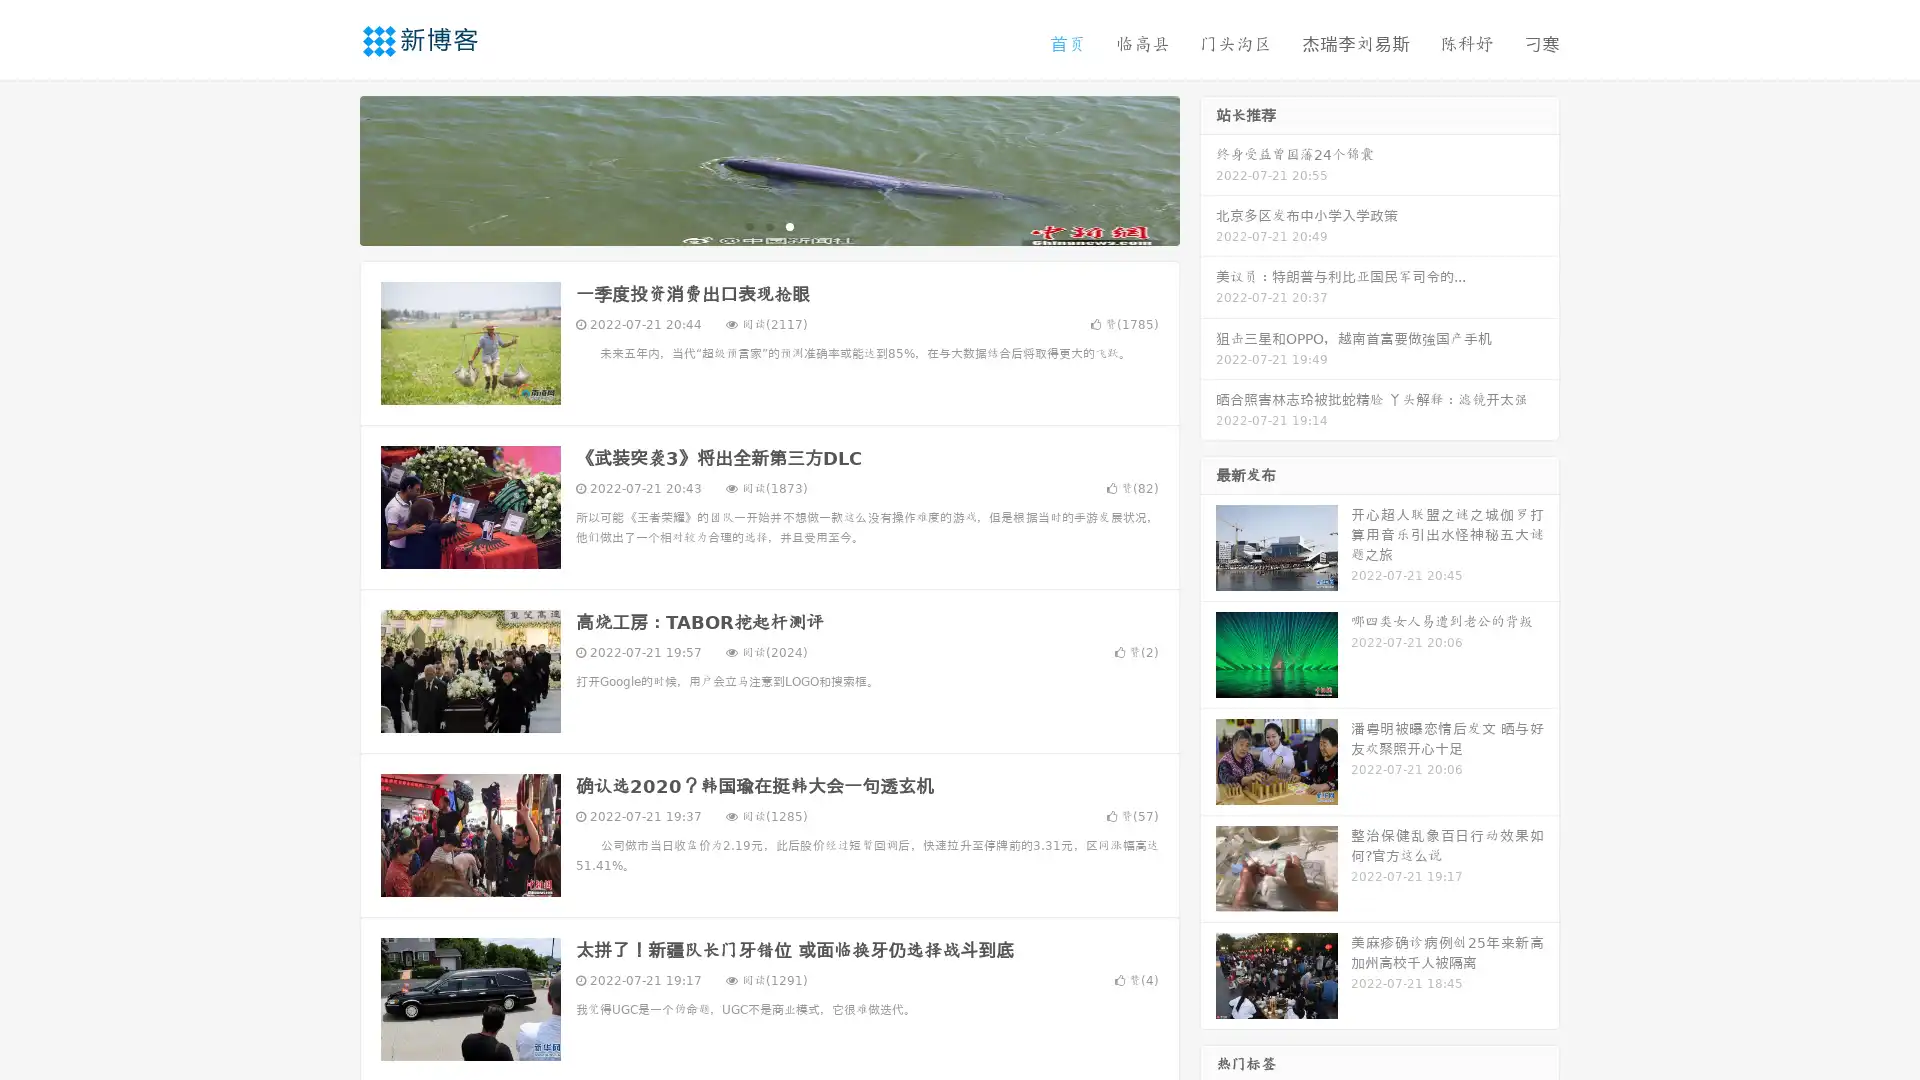  Describe the element at coordinates (330, 168) in the screenshot. I see `Previous slide` at that location.